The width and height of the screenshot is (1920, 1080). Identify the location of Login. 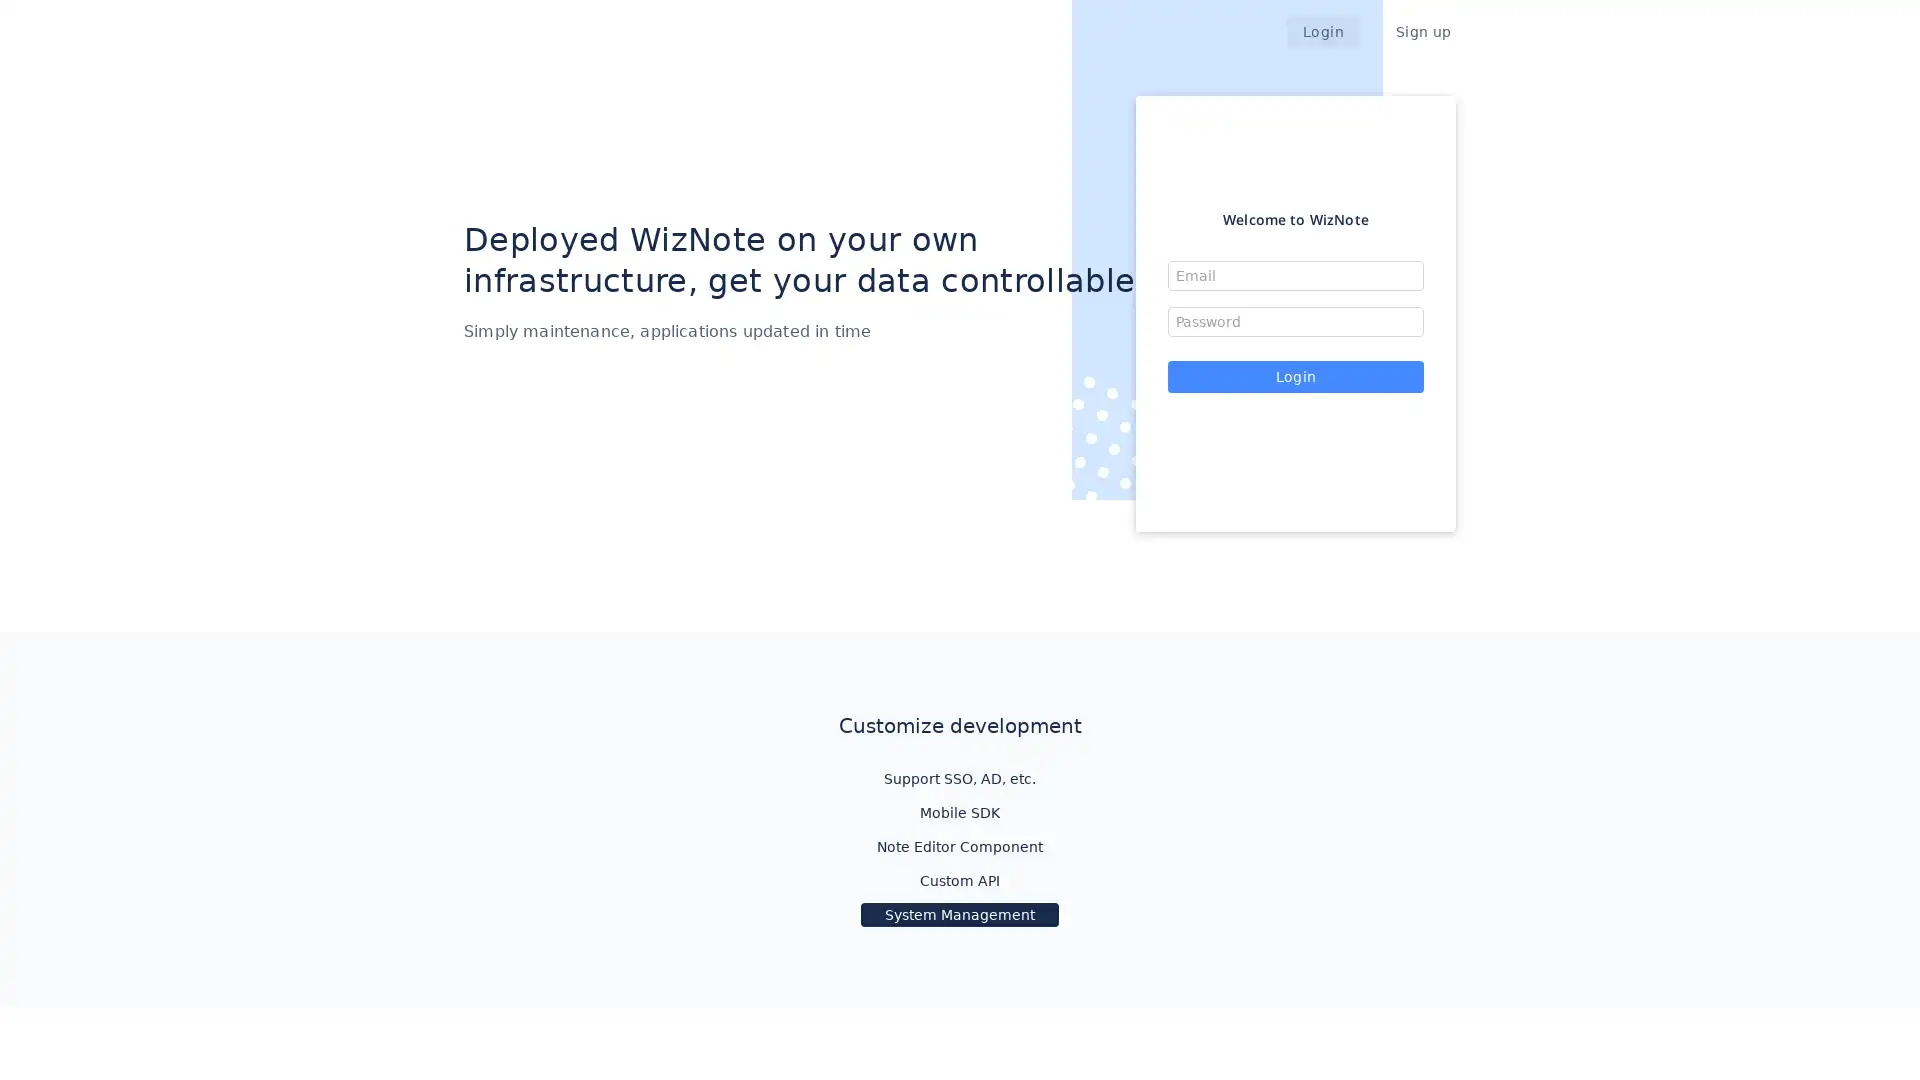
(1296, 377).